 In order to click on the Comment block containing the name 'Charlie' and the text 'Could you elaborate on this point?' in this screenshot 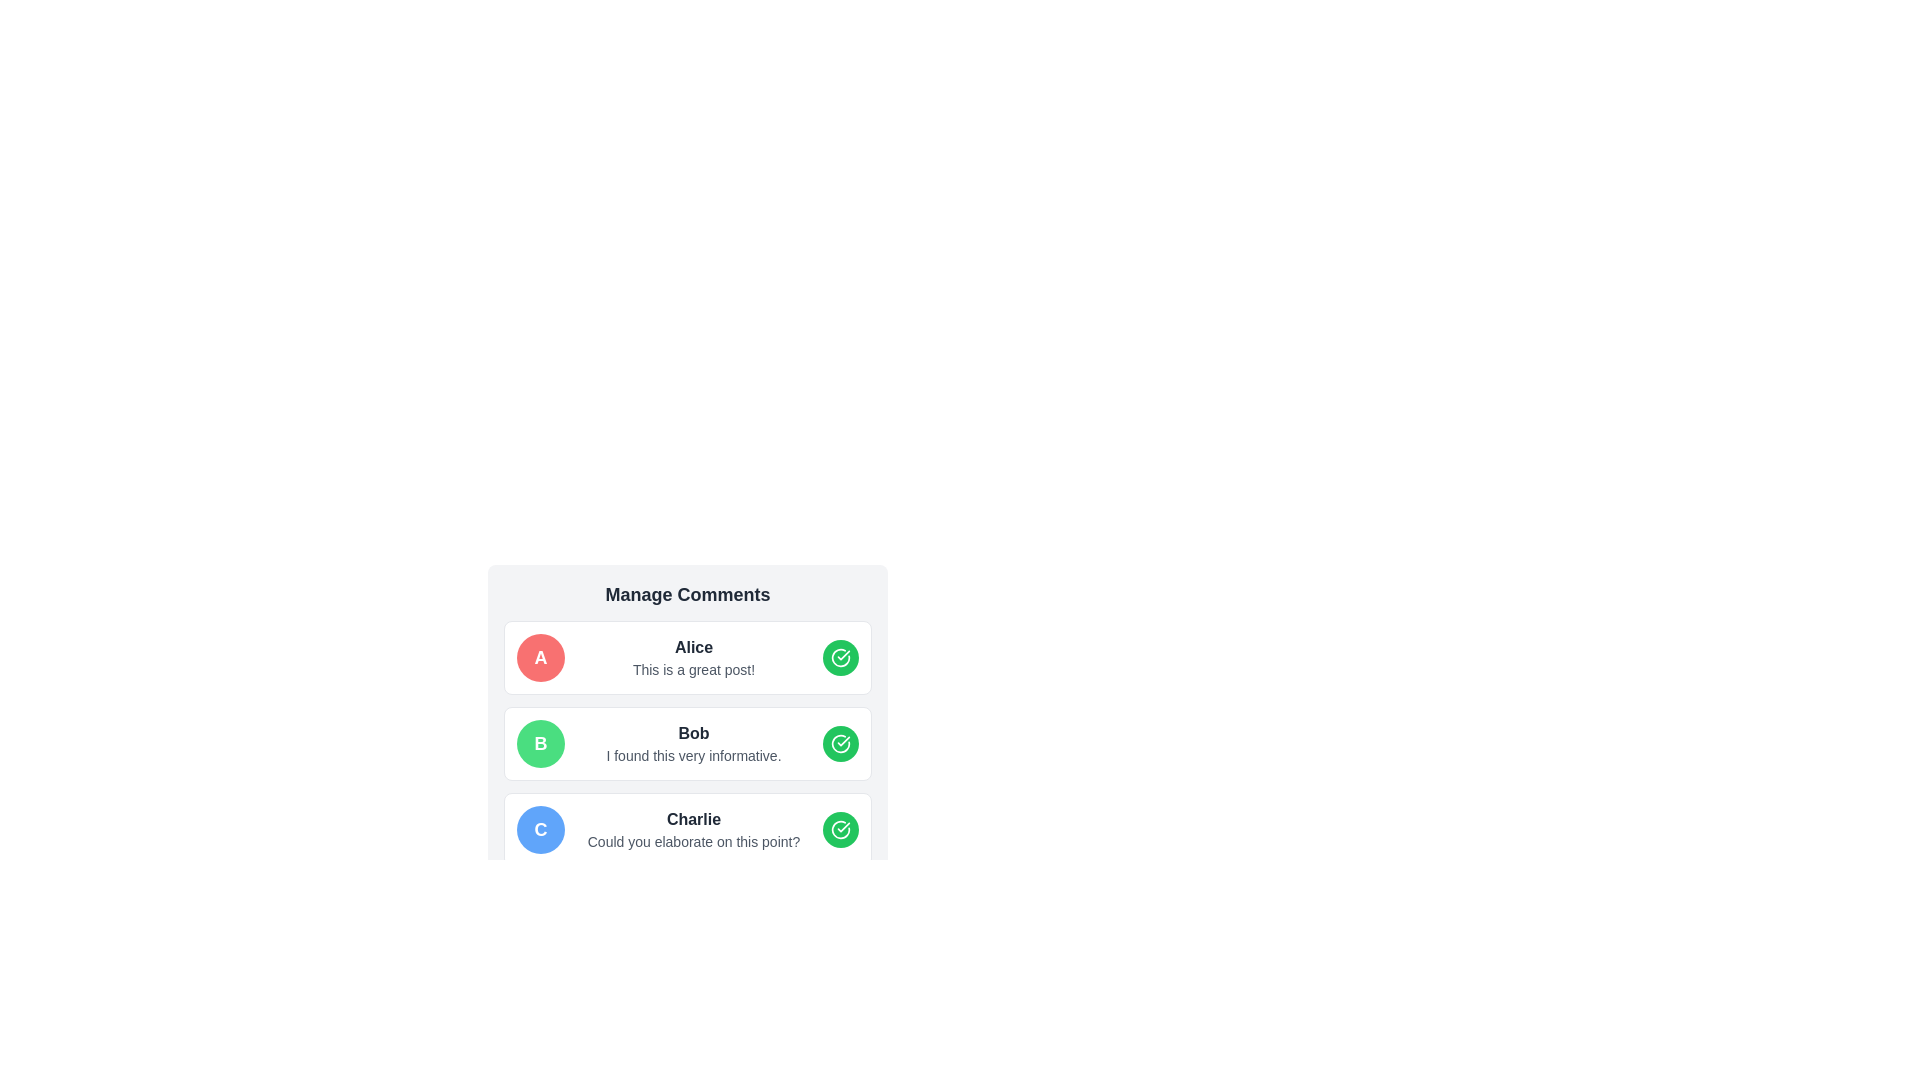, I will do `click(687, 829)`.